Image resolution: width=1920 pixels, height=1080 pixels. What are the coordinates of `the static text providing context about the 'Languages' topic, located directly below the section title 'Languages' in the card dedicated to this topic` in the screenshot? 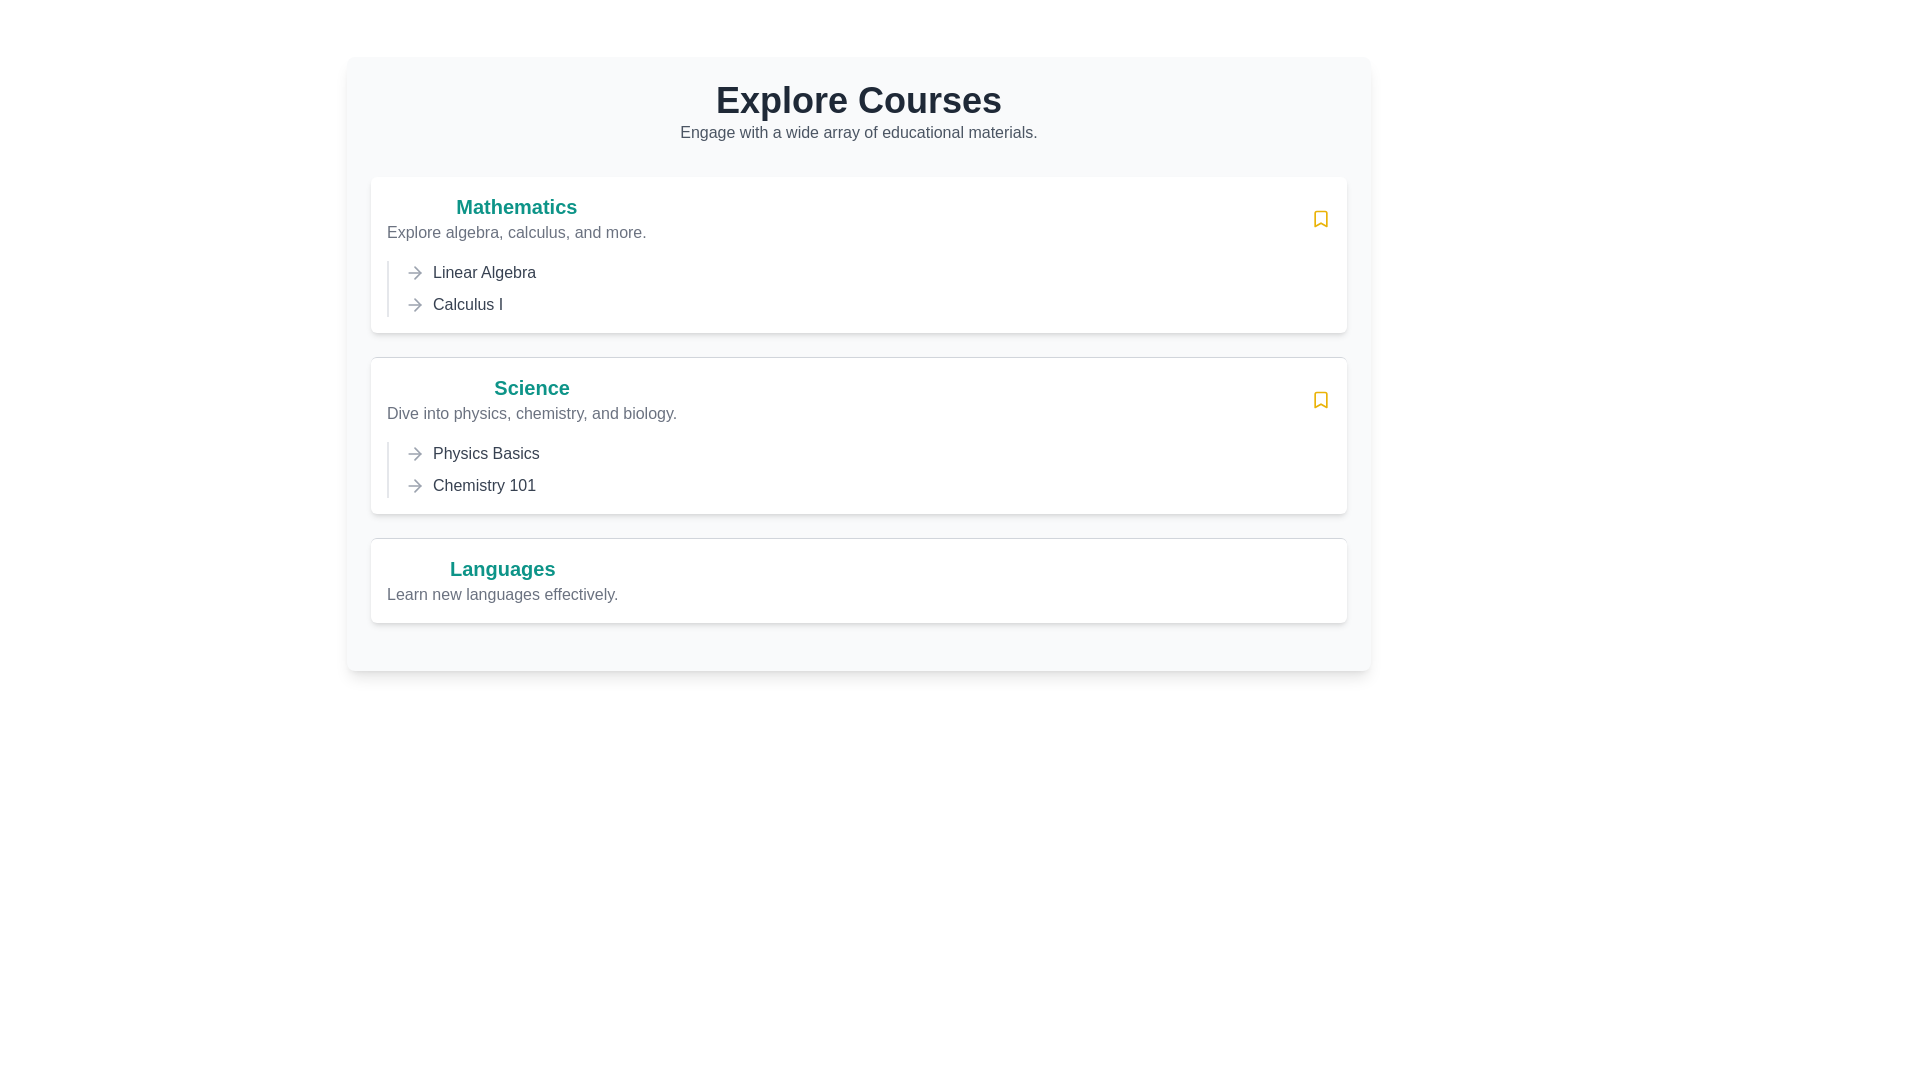 It's located at (502, 593).